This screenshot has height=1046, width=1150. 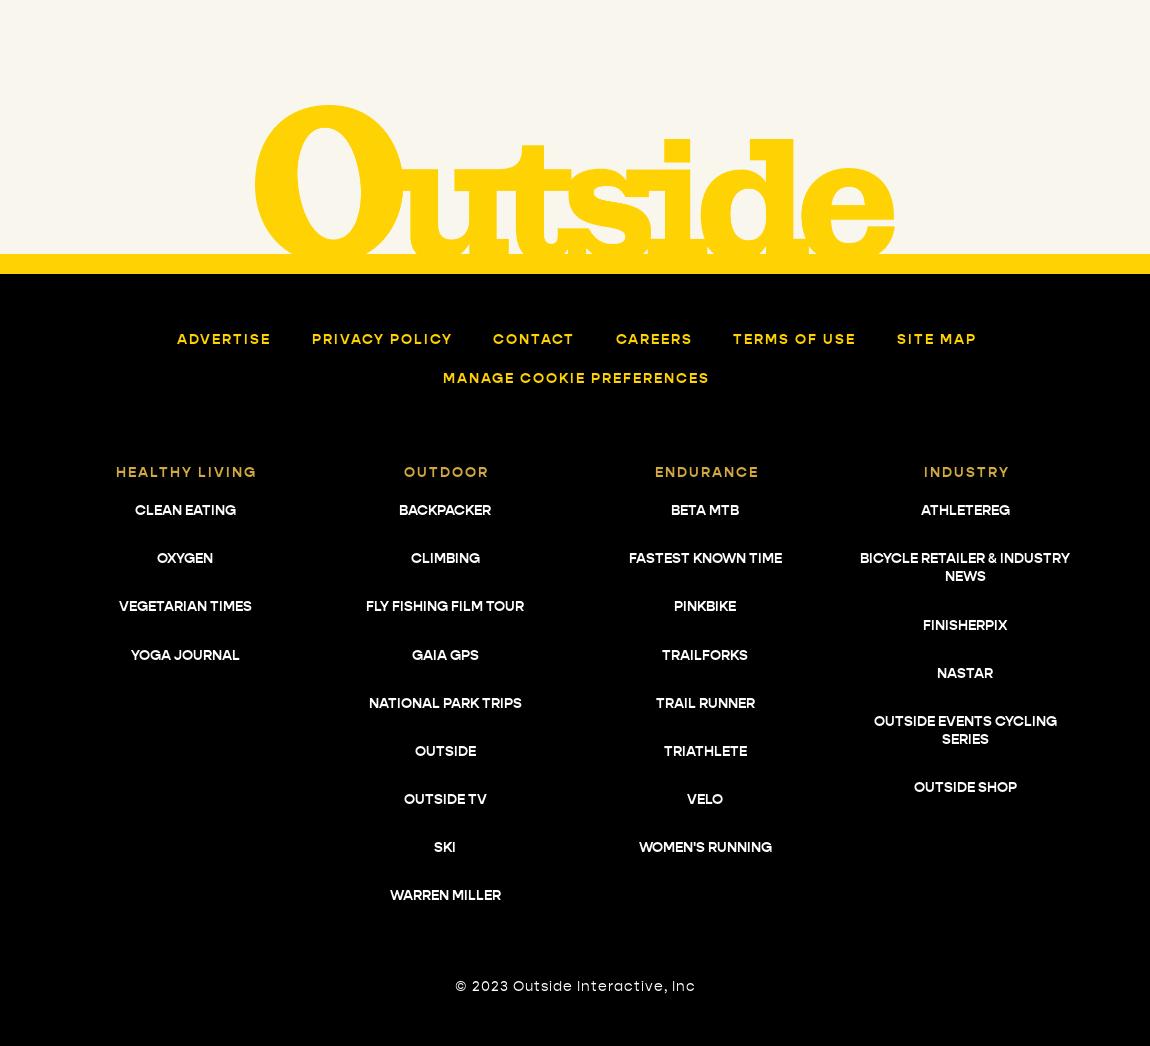 I want to click on 'Outside Events Cycling Series', so click(x=964, y=730).